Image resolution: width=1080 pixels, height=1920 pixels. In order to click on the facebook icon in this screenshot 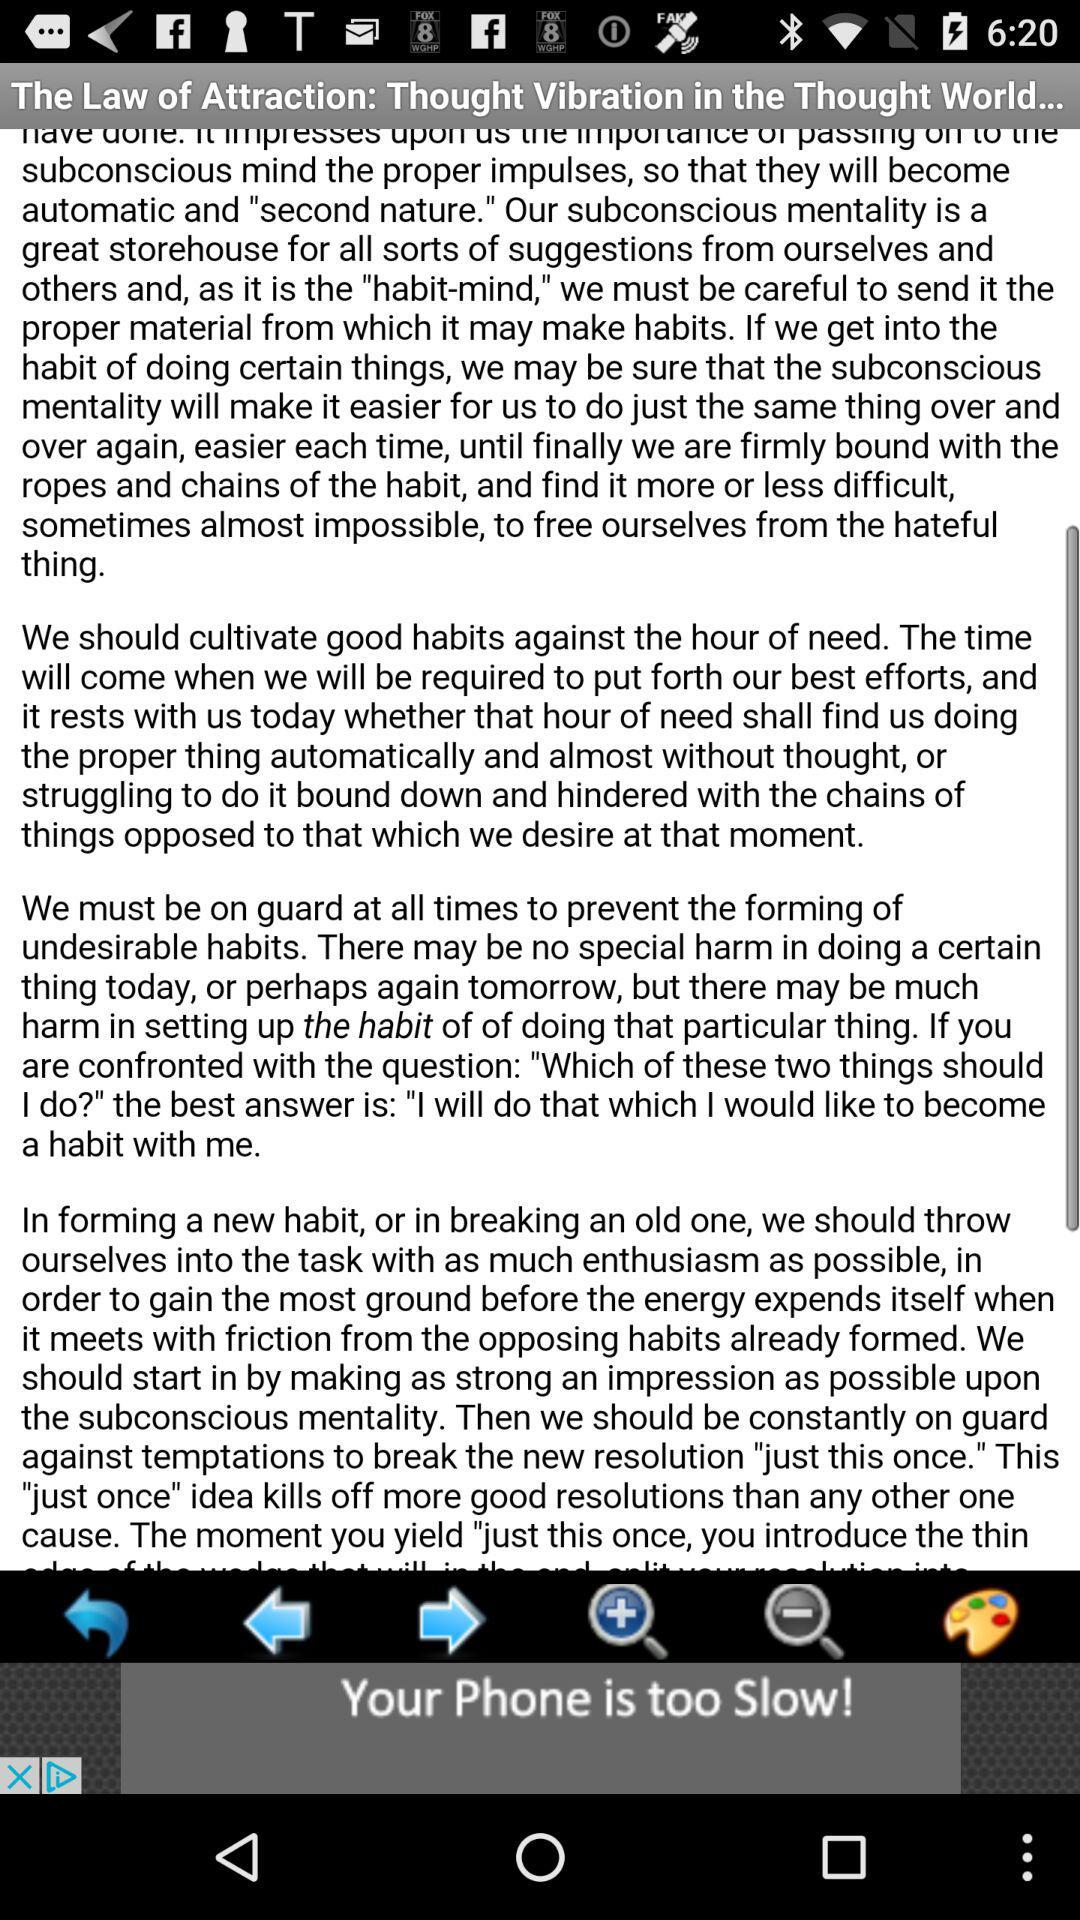, I will do `click(979, 1734)`.